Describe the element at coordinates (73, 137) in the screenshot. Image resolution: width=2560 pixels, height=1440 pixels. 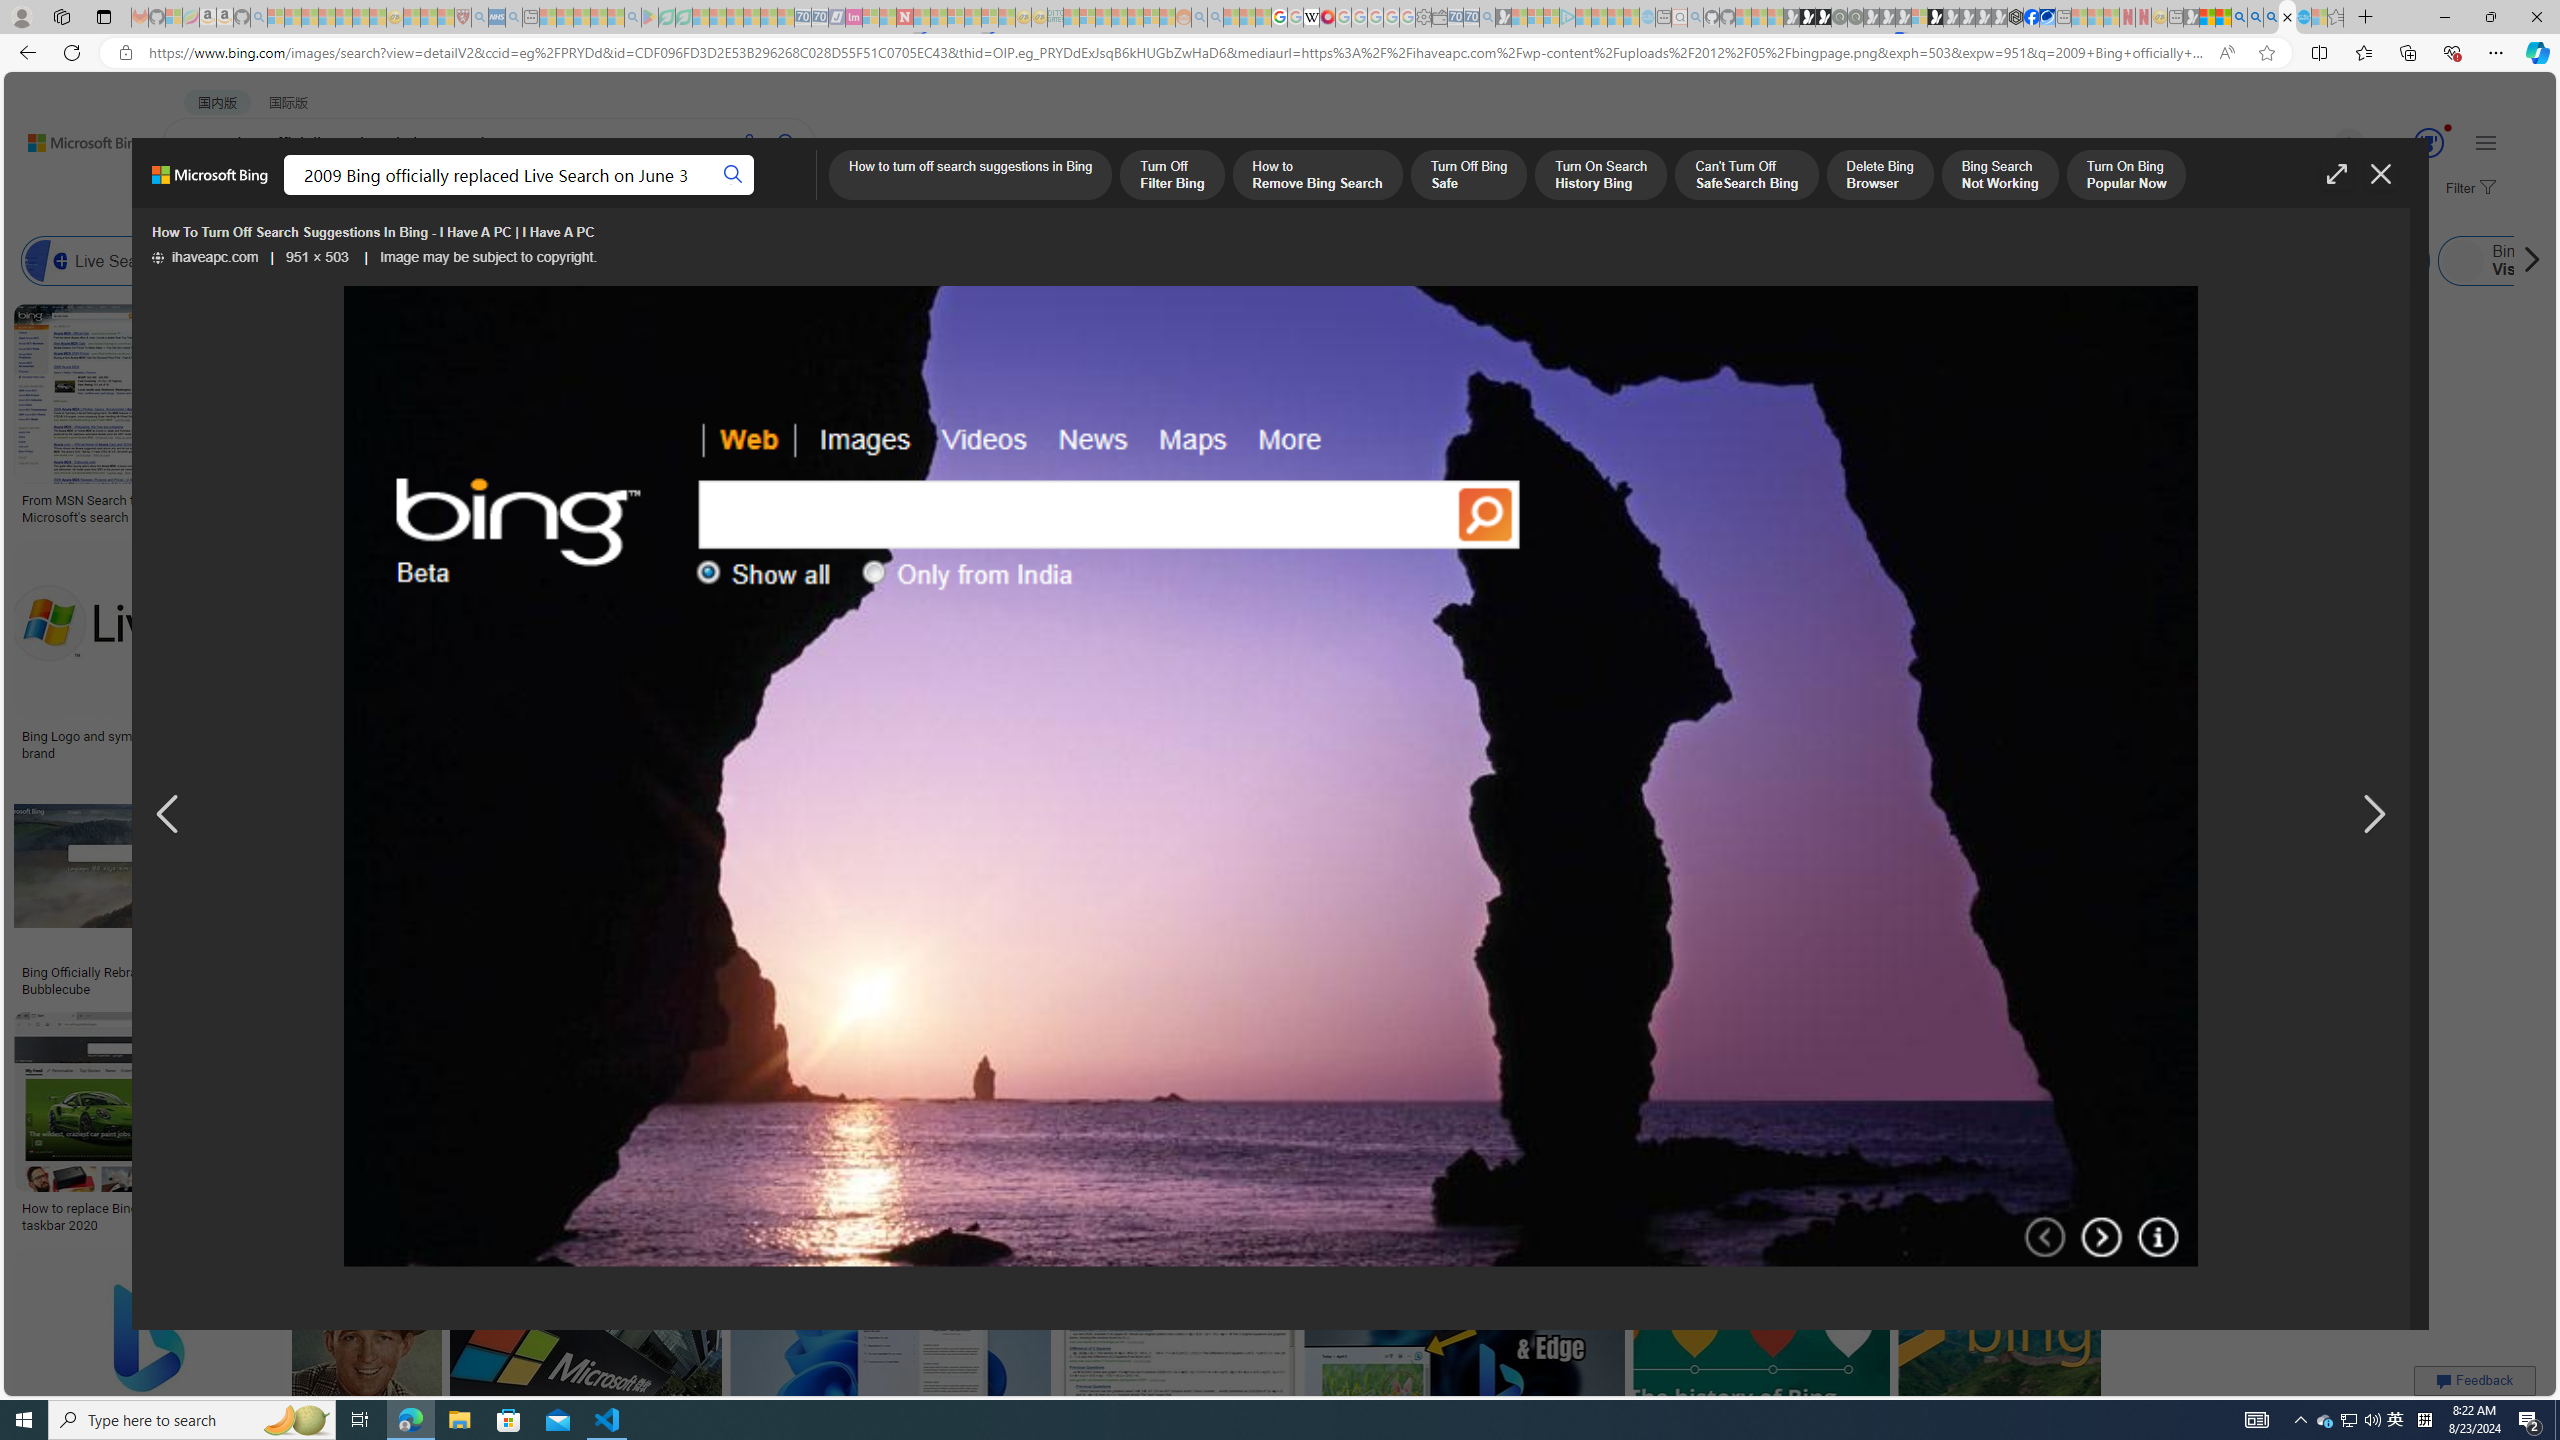
I see `'Back to Bing search'` at that location.